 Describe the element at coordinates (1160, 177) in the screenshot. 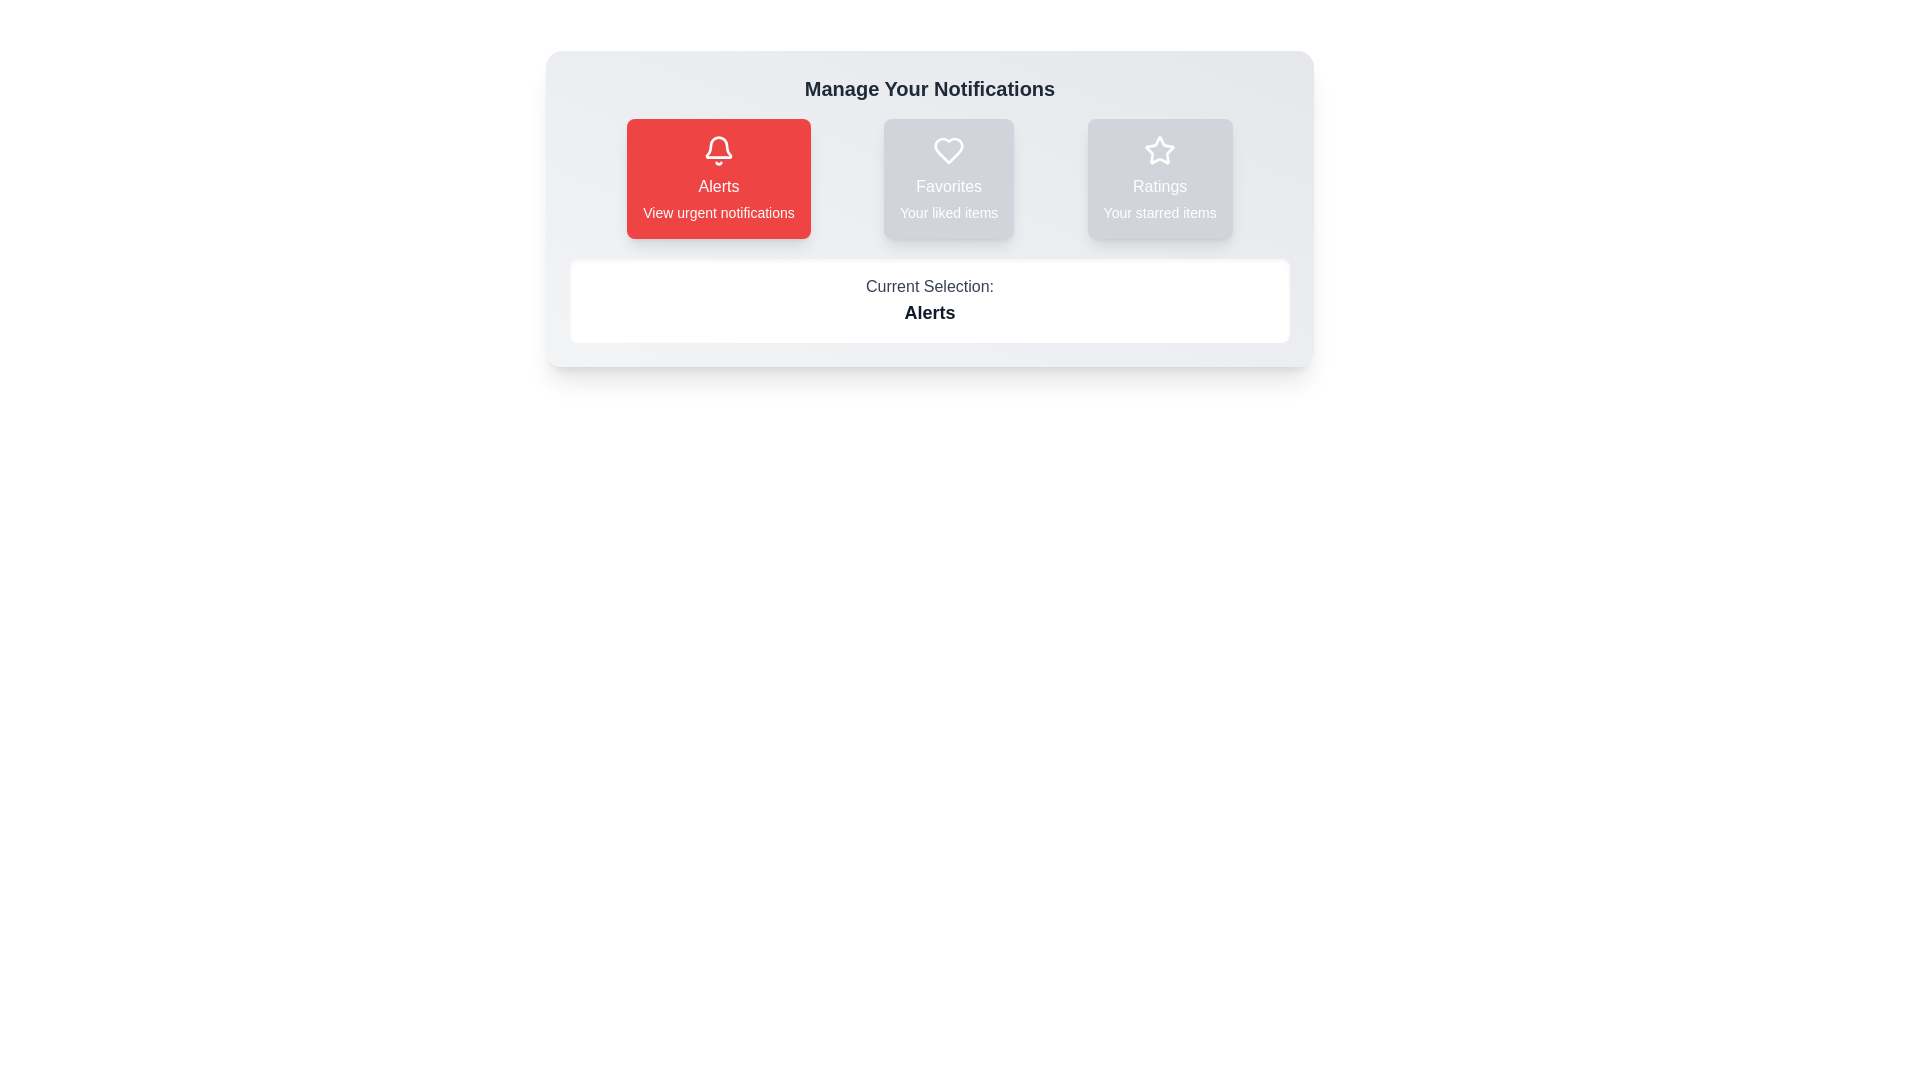

I see `the notification type Ratings by clicking on its respective button` at that location.